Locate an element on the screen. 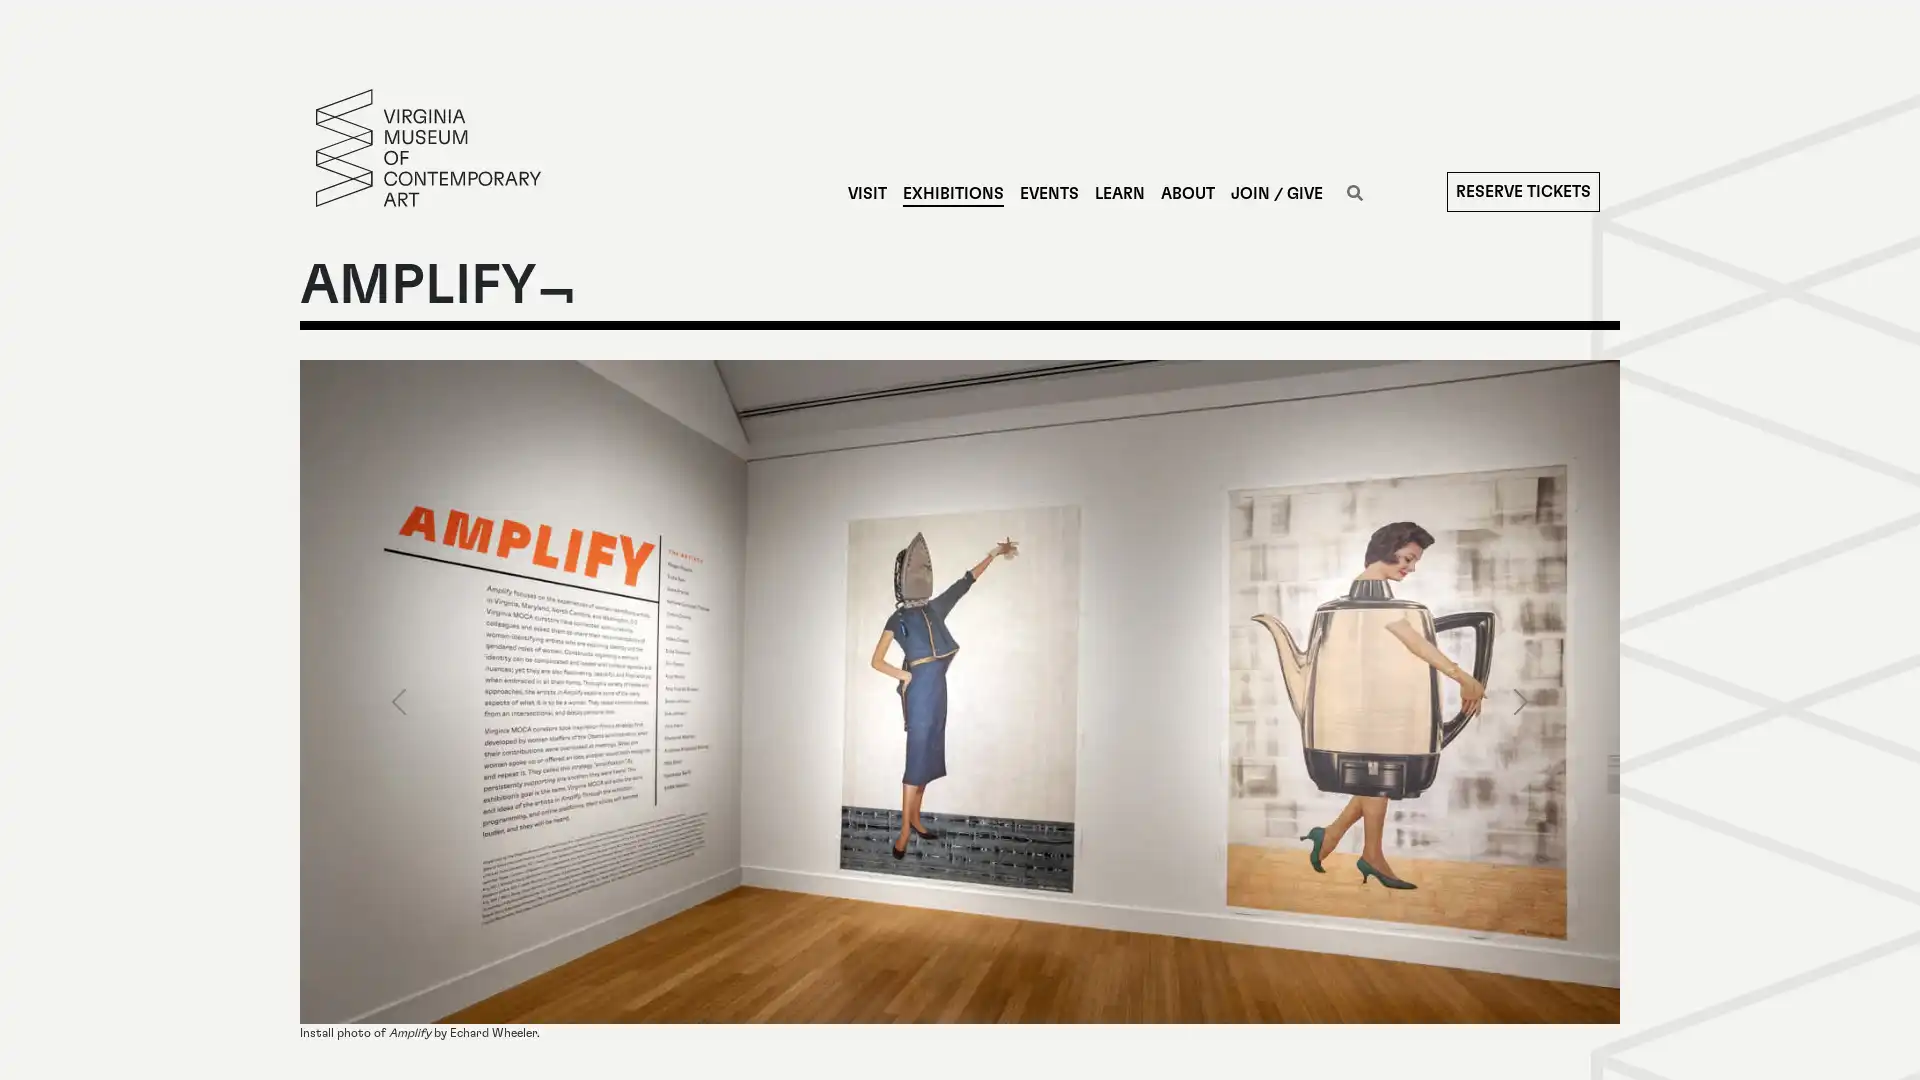 The height and width of the screenshot is (1080, 1920). EXHIBITIONS is located at coordinates (951, 193).